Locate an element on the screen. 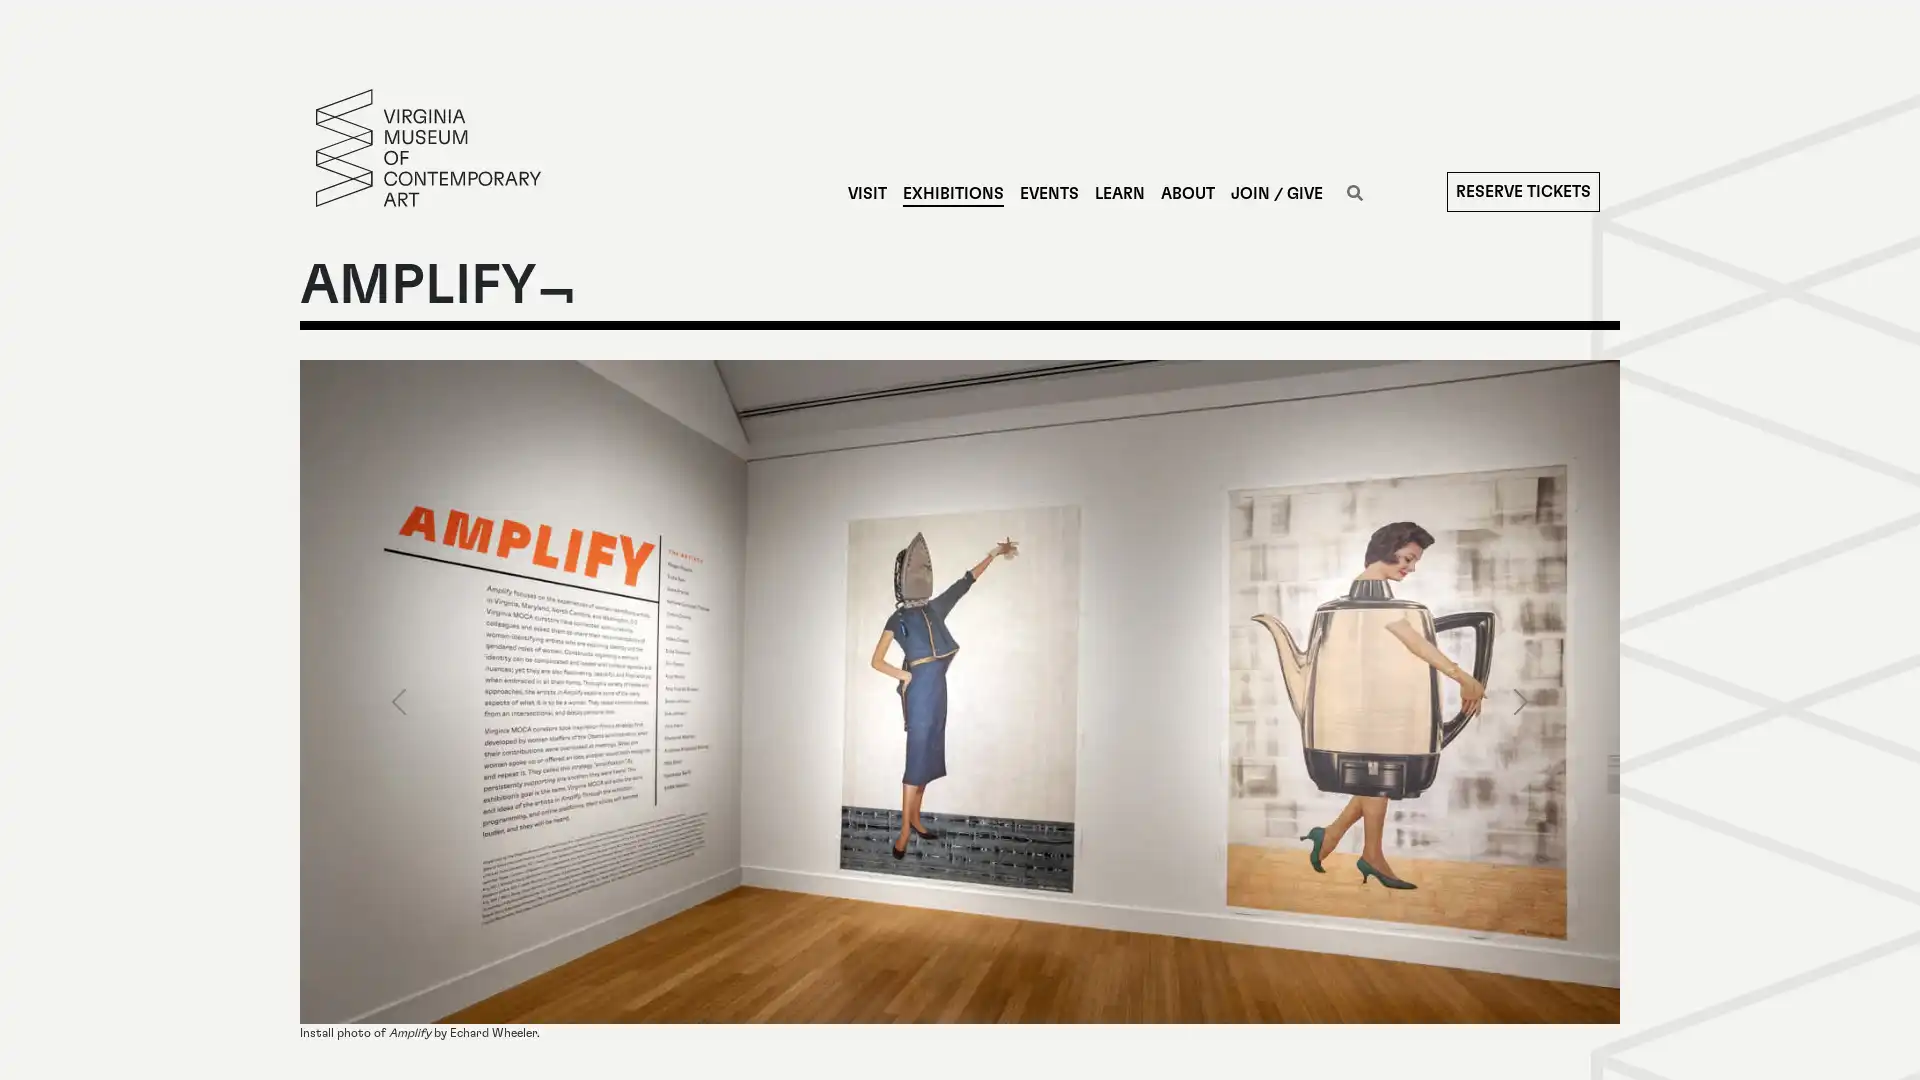 The height and width of the screenshot is (1080, 1920). EXHIBITIONS is located at coordinates (951, 193).